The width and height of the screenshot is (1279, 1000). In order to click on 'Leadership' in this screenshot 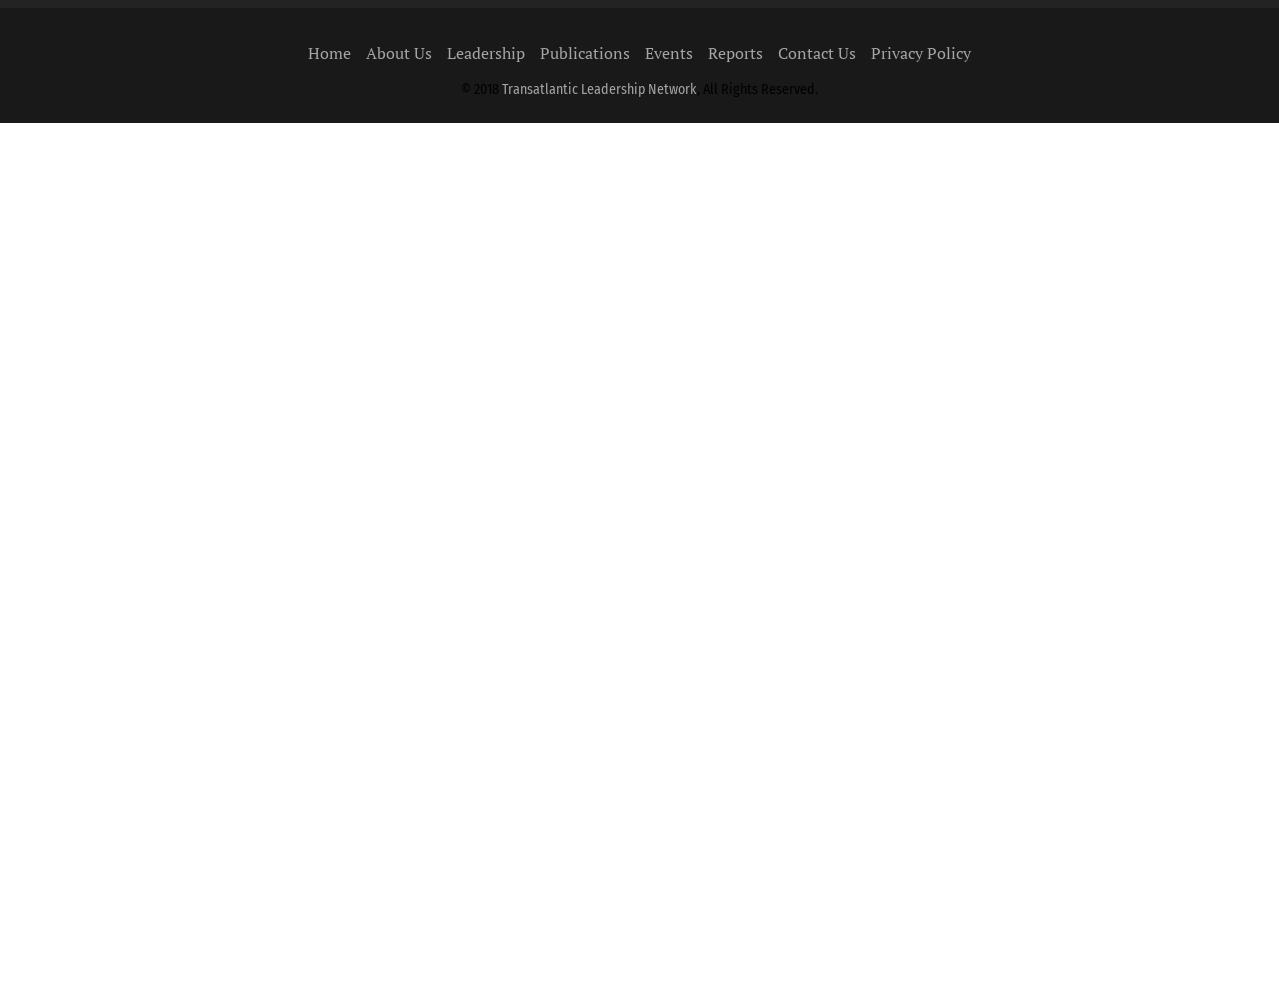, I will do `click(486, 52)`.